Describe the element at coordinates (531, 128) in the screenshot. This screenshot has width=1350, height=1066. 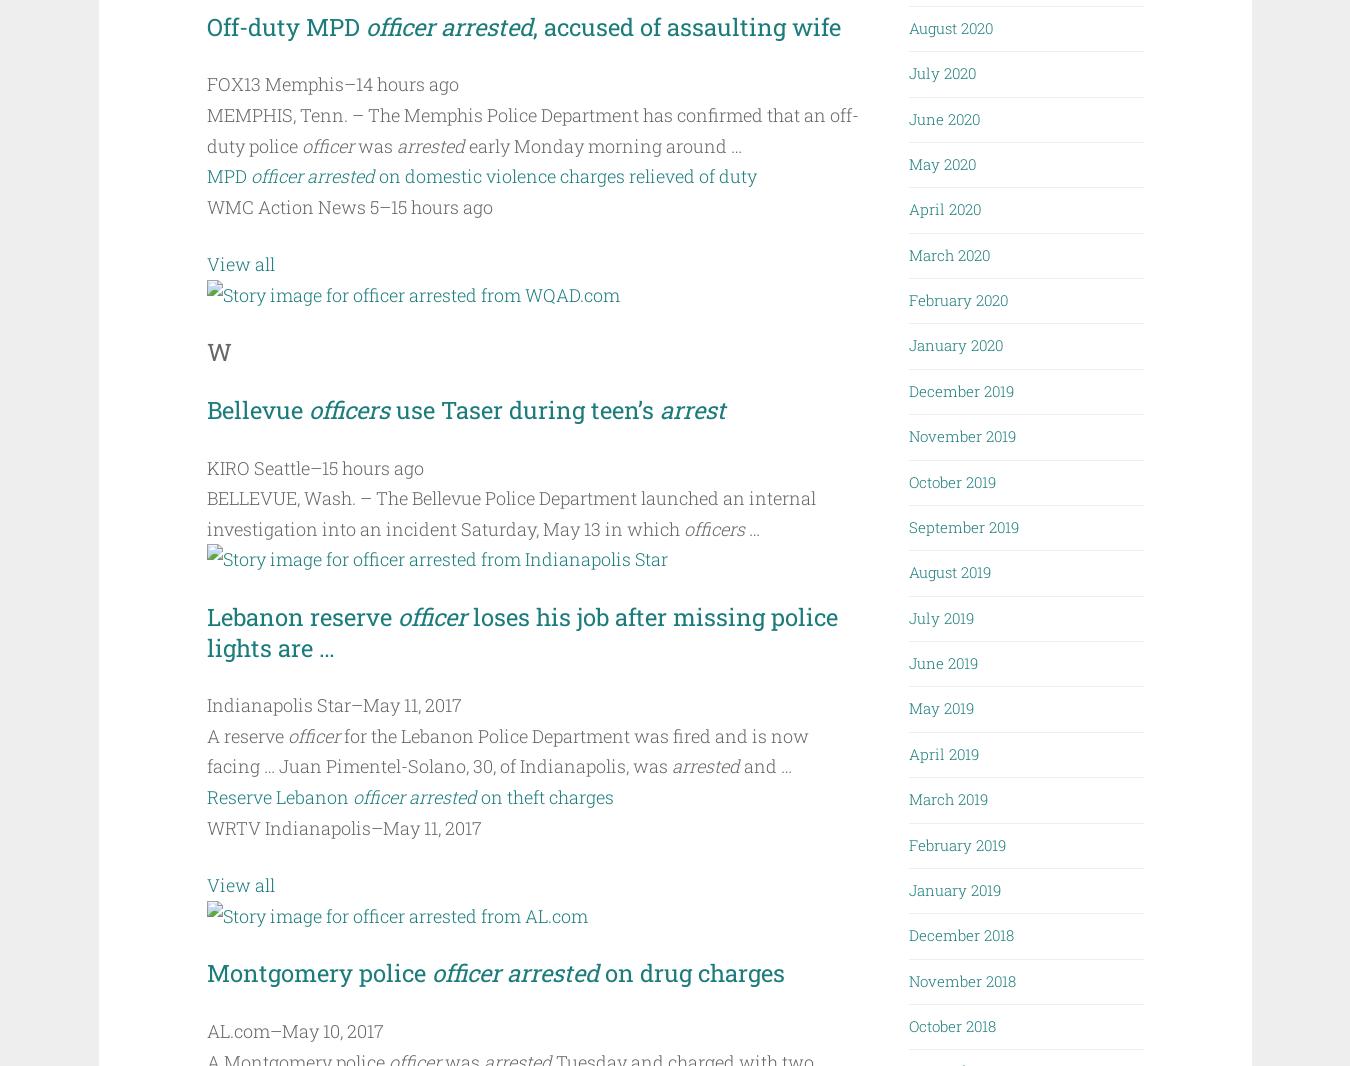
I see `'MEMPHIS, Tenn. – The Memphis Police Department has confirmed that an off-duty police'` at that location.